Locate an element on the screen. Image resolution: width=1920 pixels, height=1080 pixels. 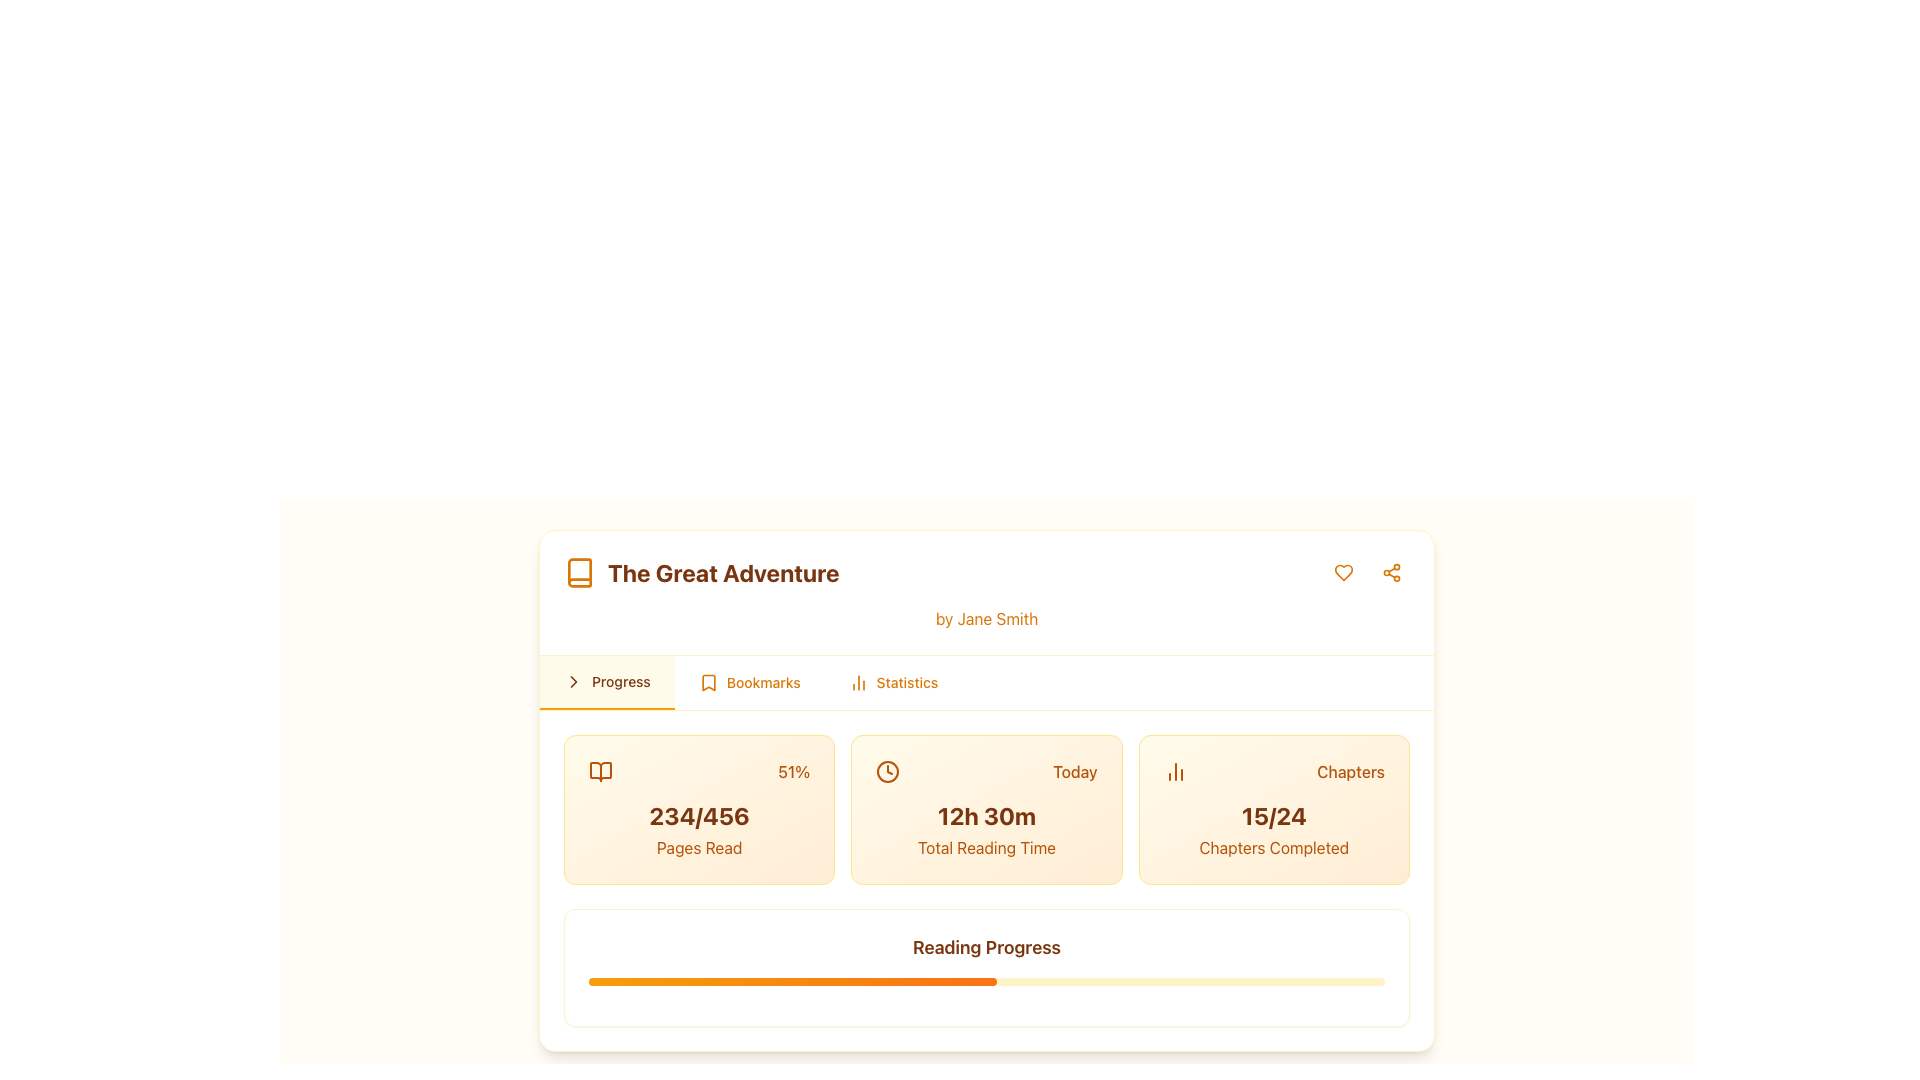
the heart-shaped icon with a hollow center, located at the top-right corner of the main content card is located at coordinates (1344, 573).